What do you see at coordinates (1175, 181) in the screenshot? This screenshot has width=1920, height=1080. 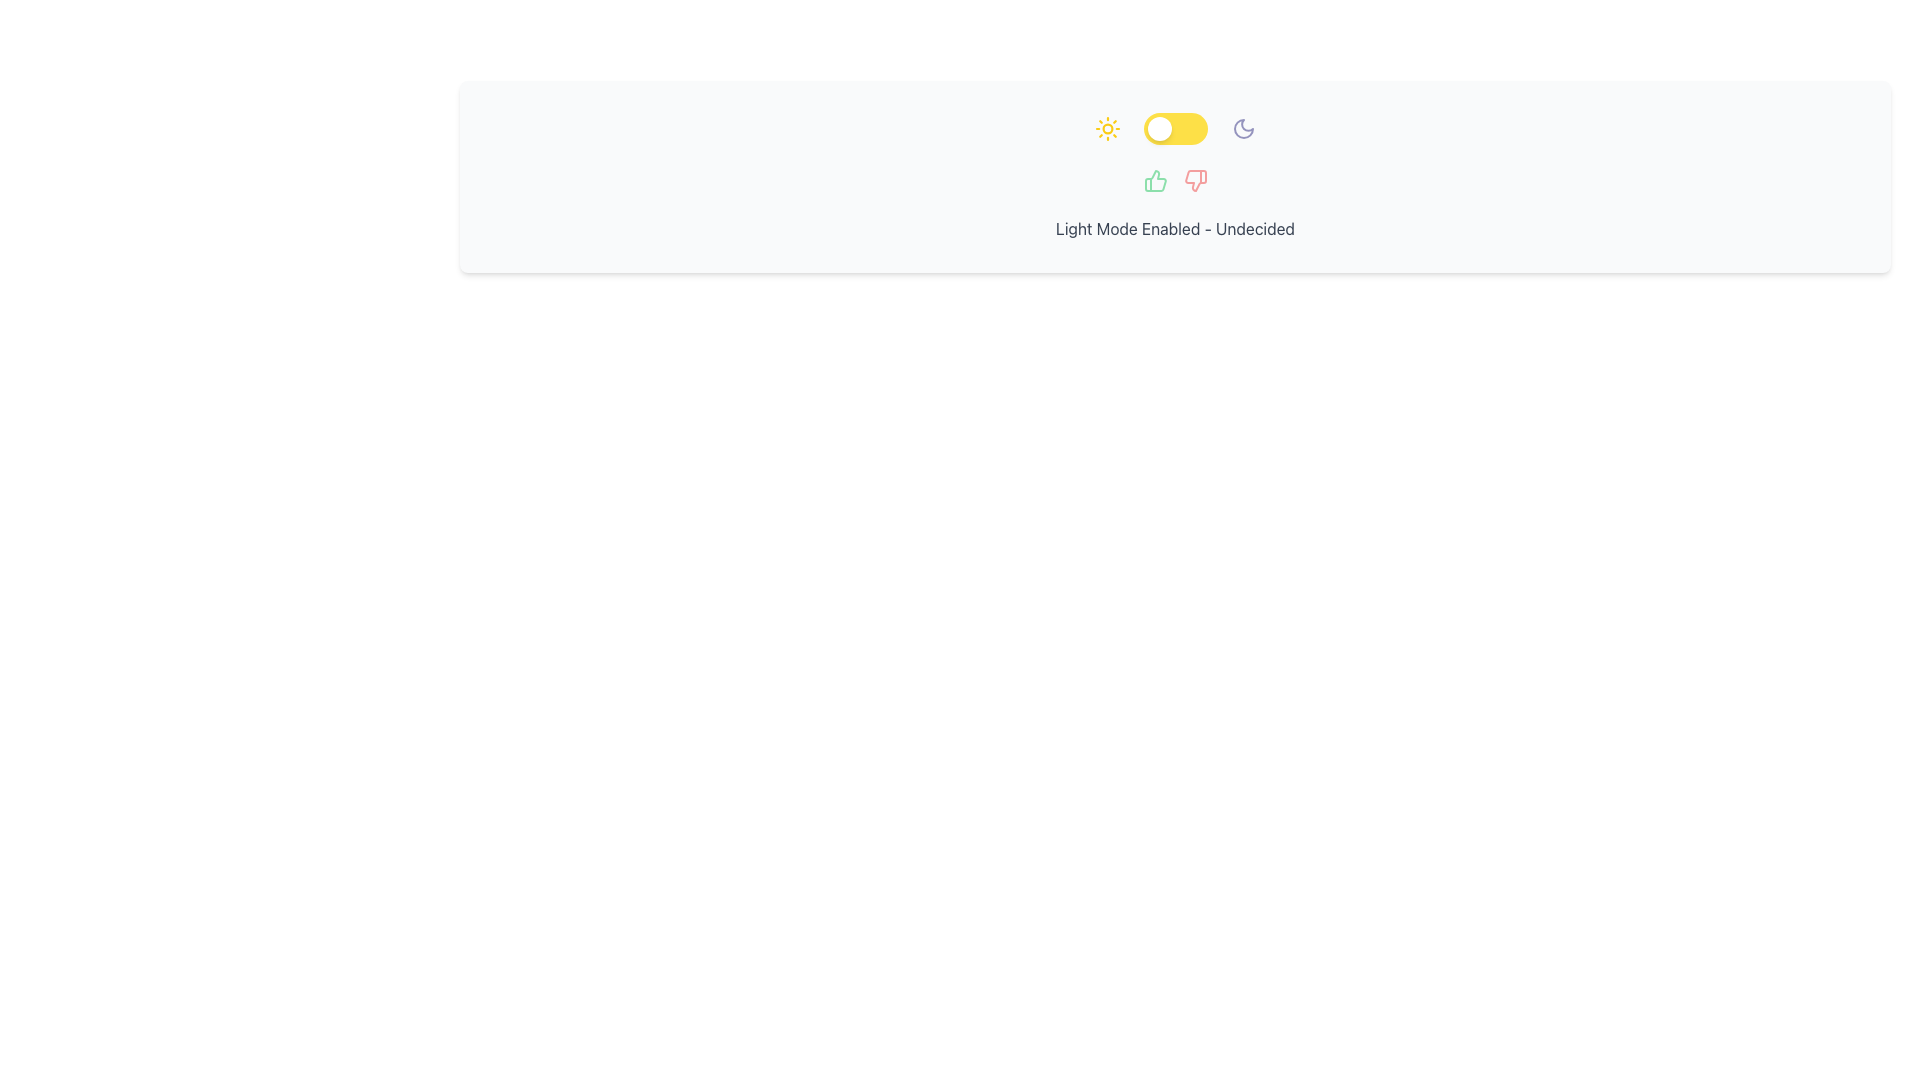 I see `the Icon group consisting of a green thumbs-up and a red thumbs-down icon, positioned slightly below the row of sun, toggle, and moon icons, and above the text 'Light Mode Enabled - Undecided'` at bounding box center [1175, 181].